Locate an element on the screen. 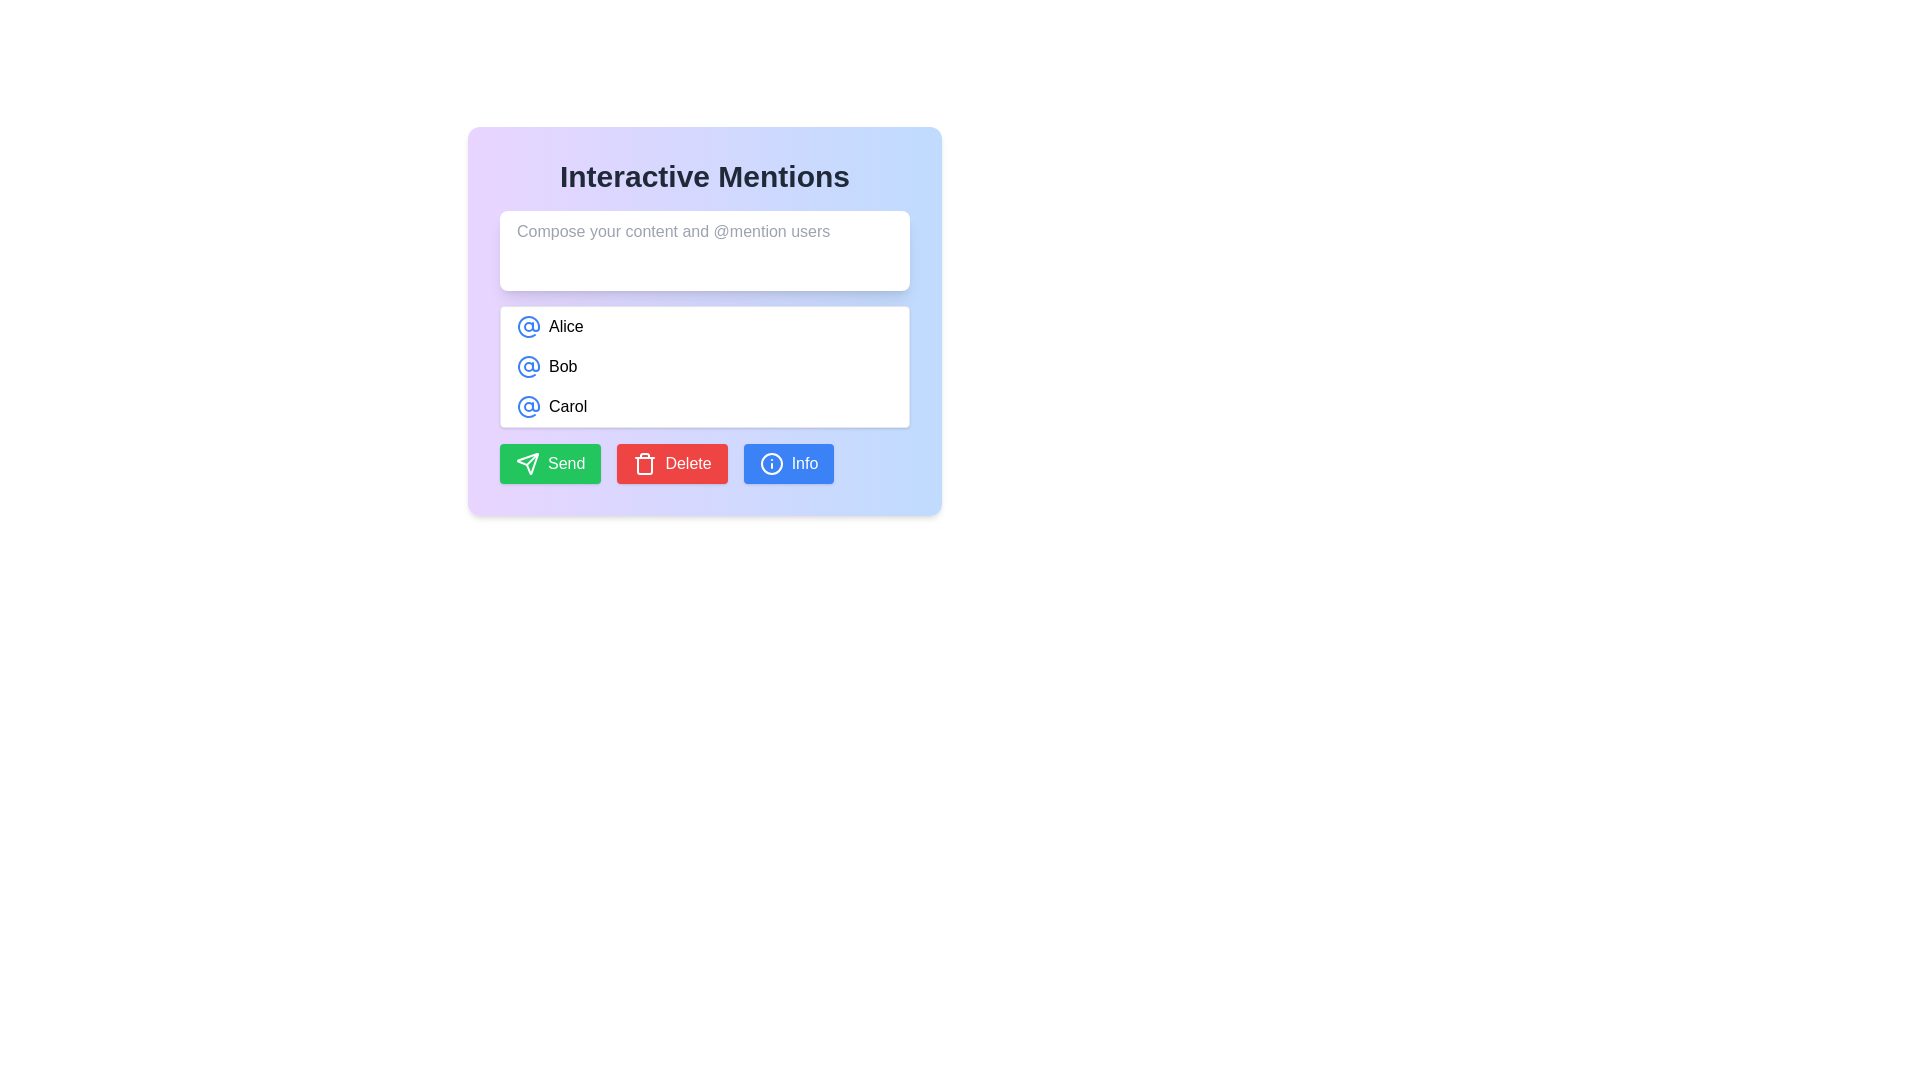 This screenshot has height=1080, width=1920. the 'info' icon located inside the 'Info' button at the bottom right corner of the interactive UI, which is positioned to the left of the text 'Info' is located at coordinates (770, 463).